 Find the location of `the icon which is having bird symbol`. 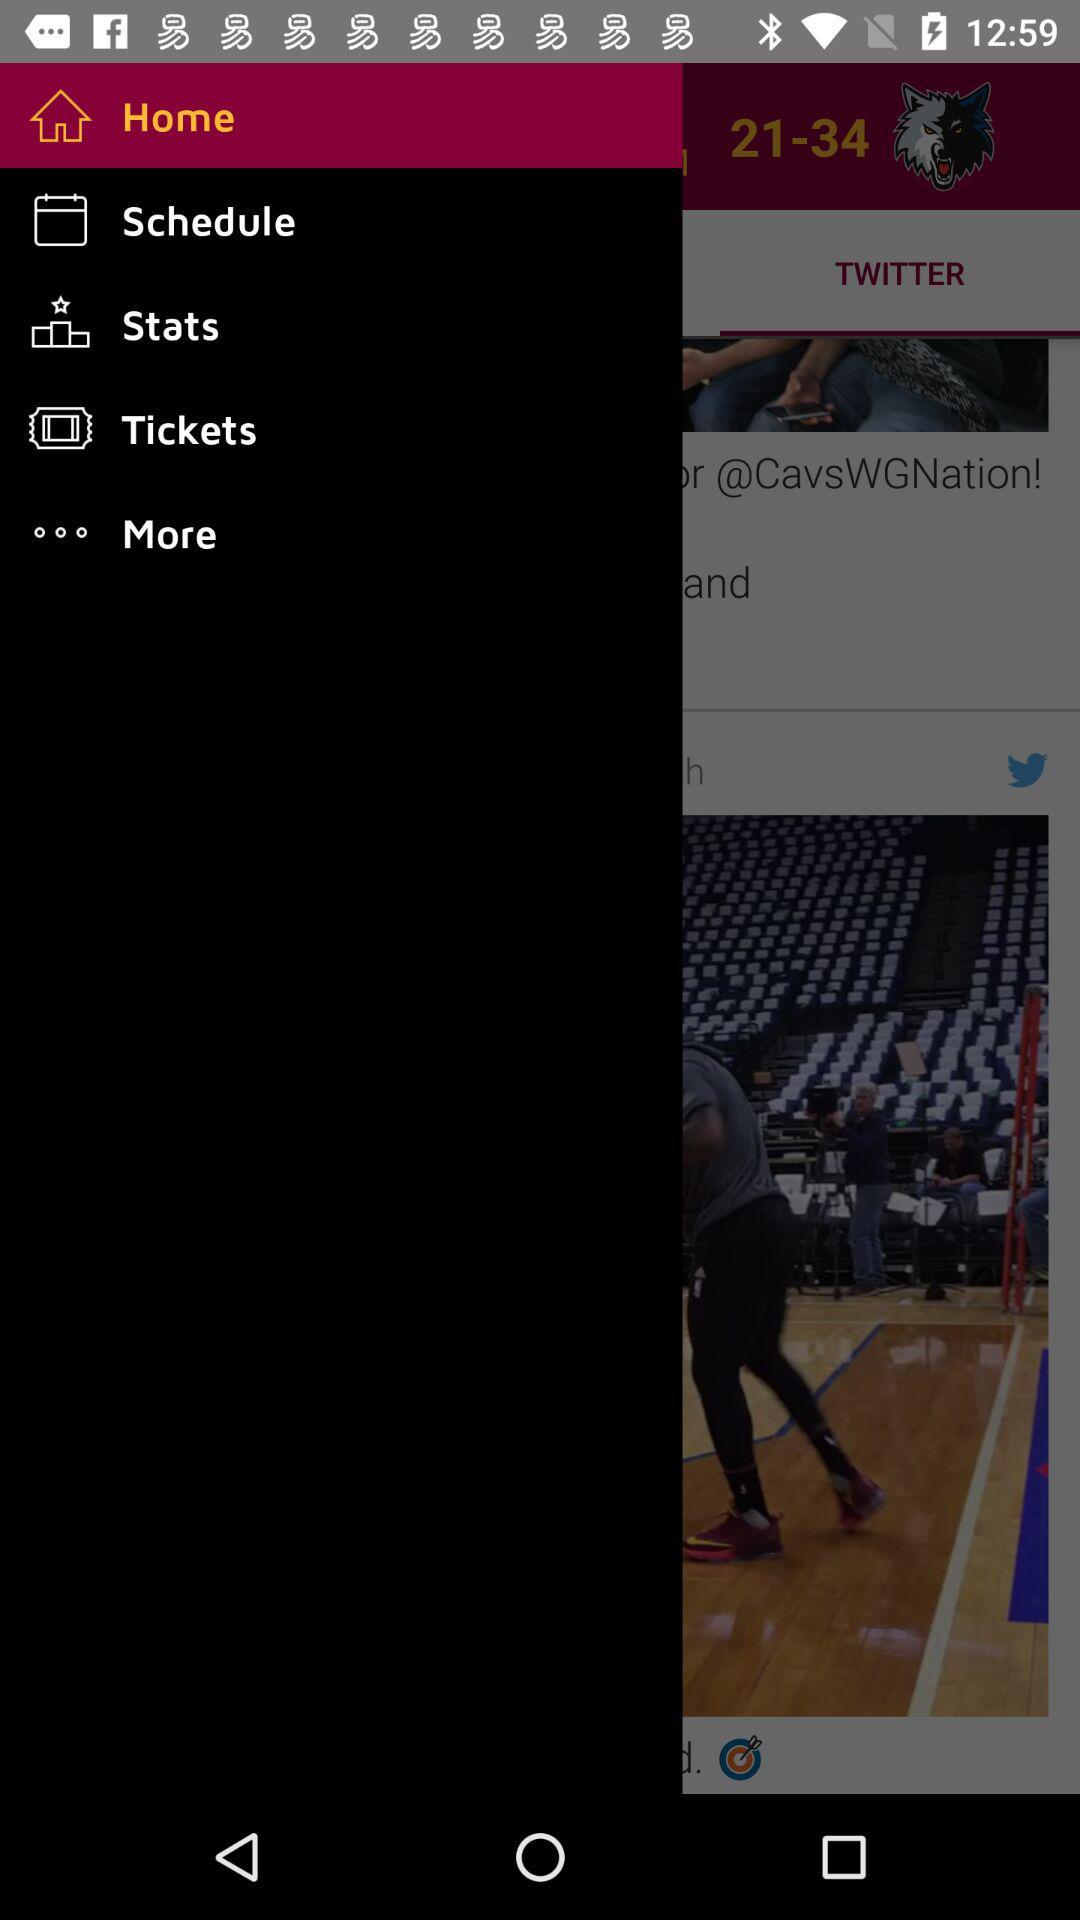

the icon which is having bird symbol is located at coordinates (1028, 769).